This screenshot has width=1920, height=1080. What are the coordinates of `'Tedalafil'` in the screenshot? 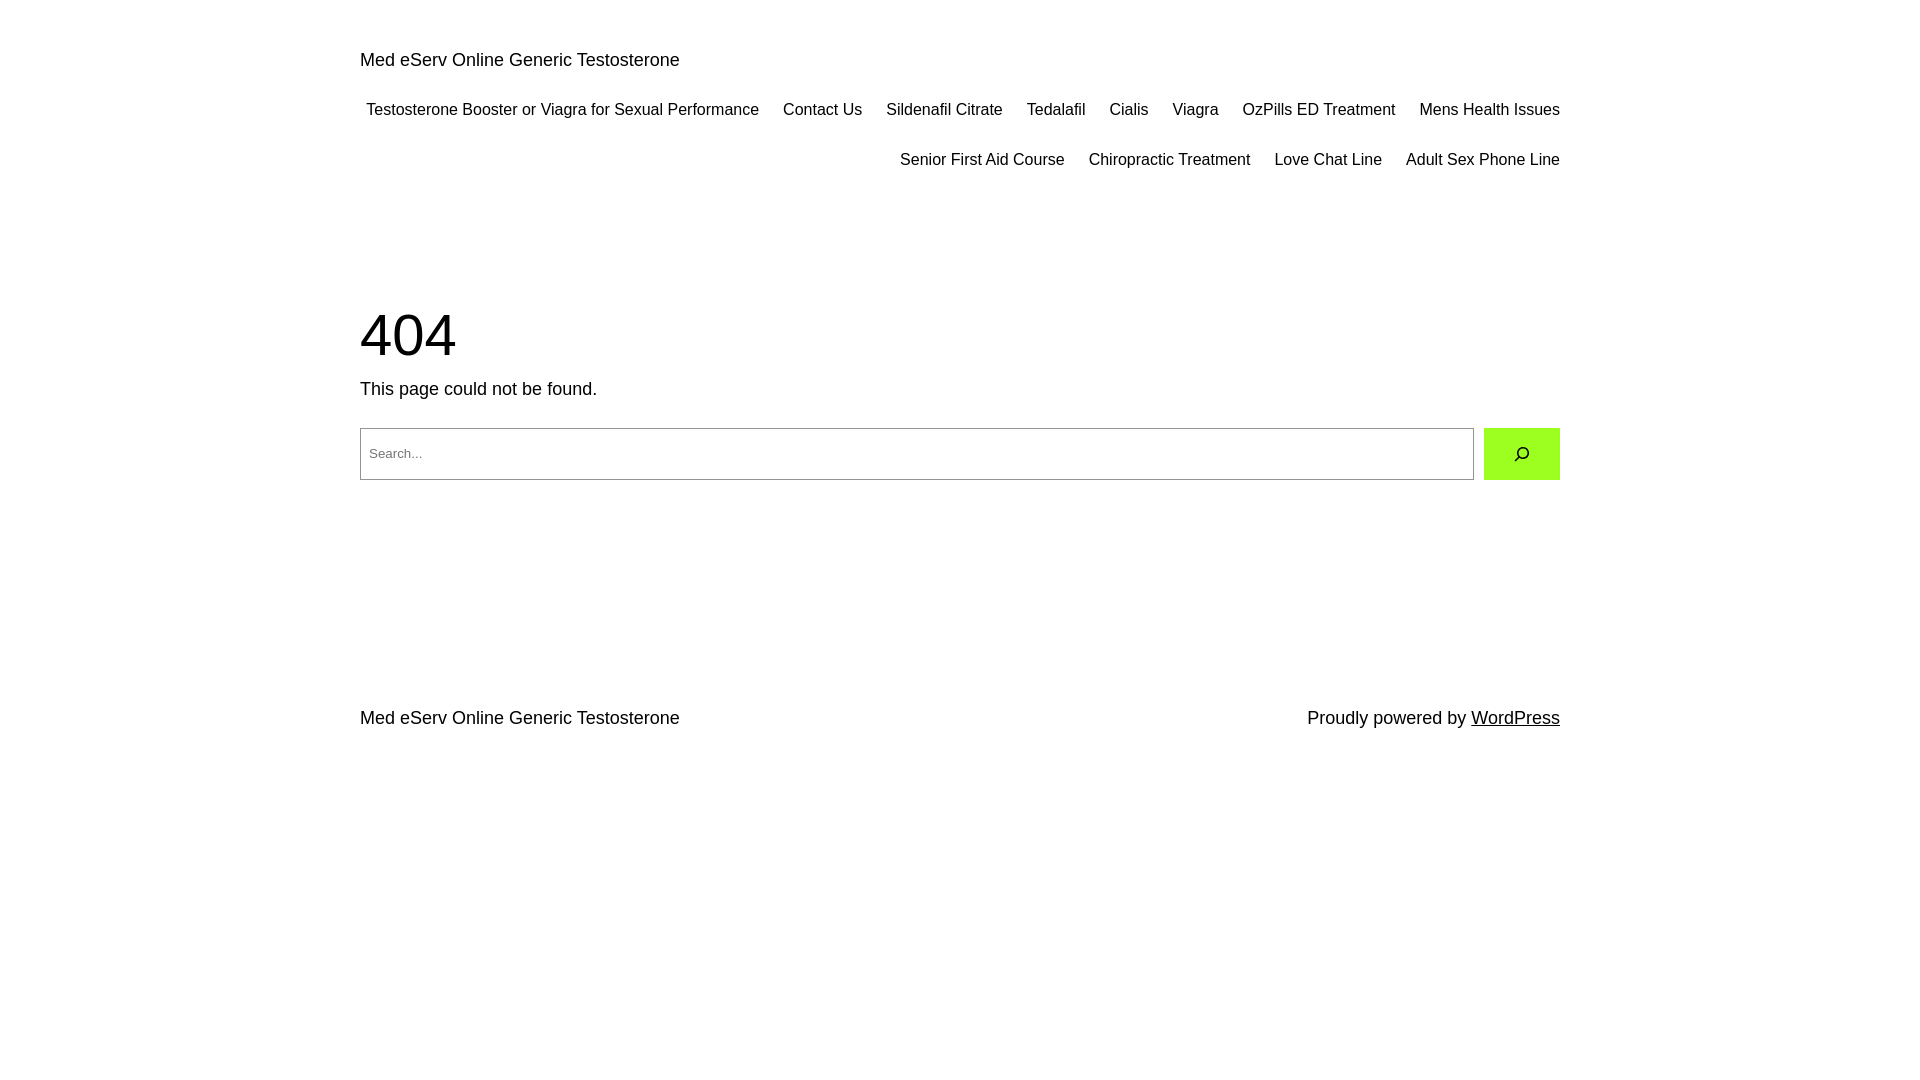 It's located at (1055, 110).